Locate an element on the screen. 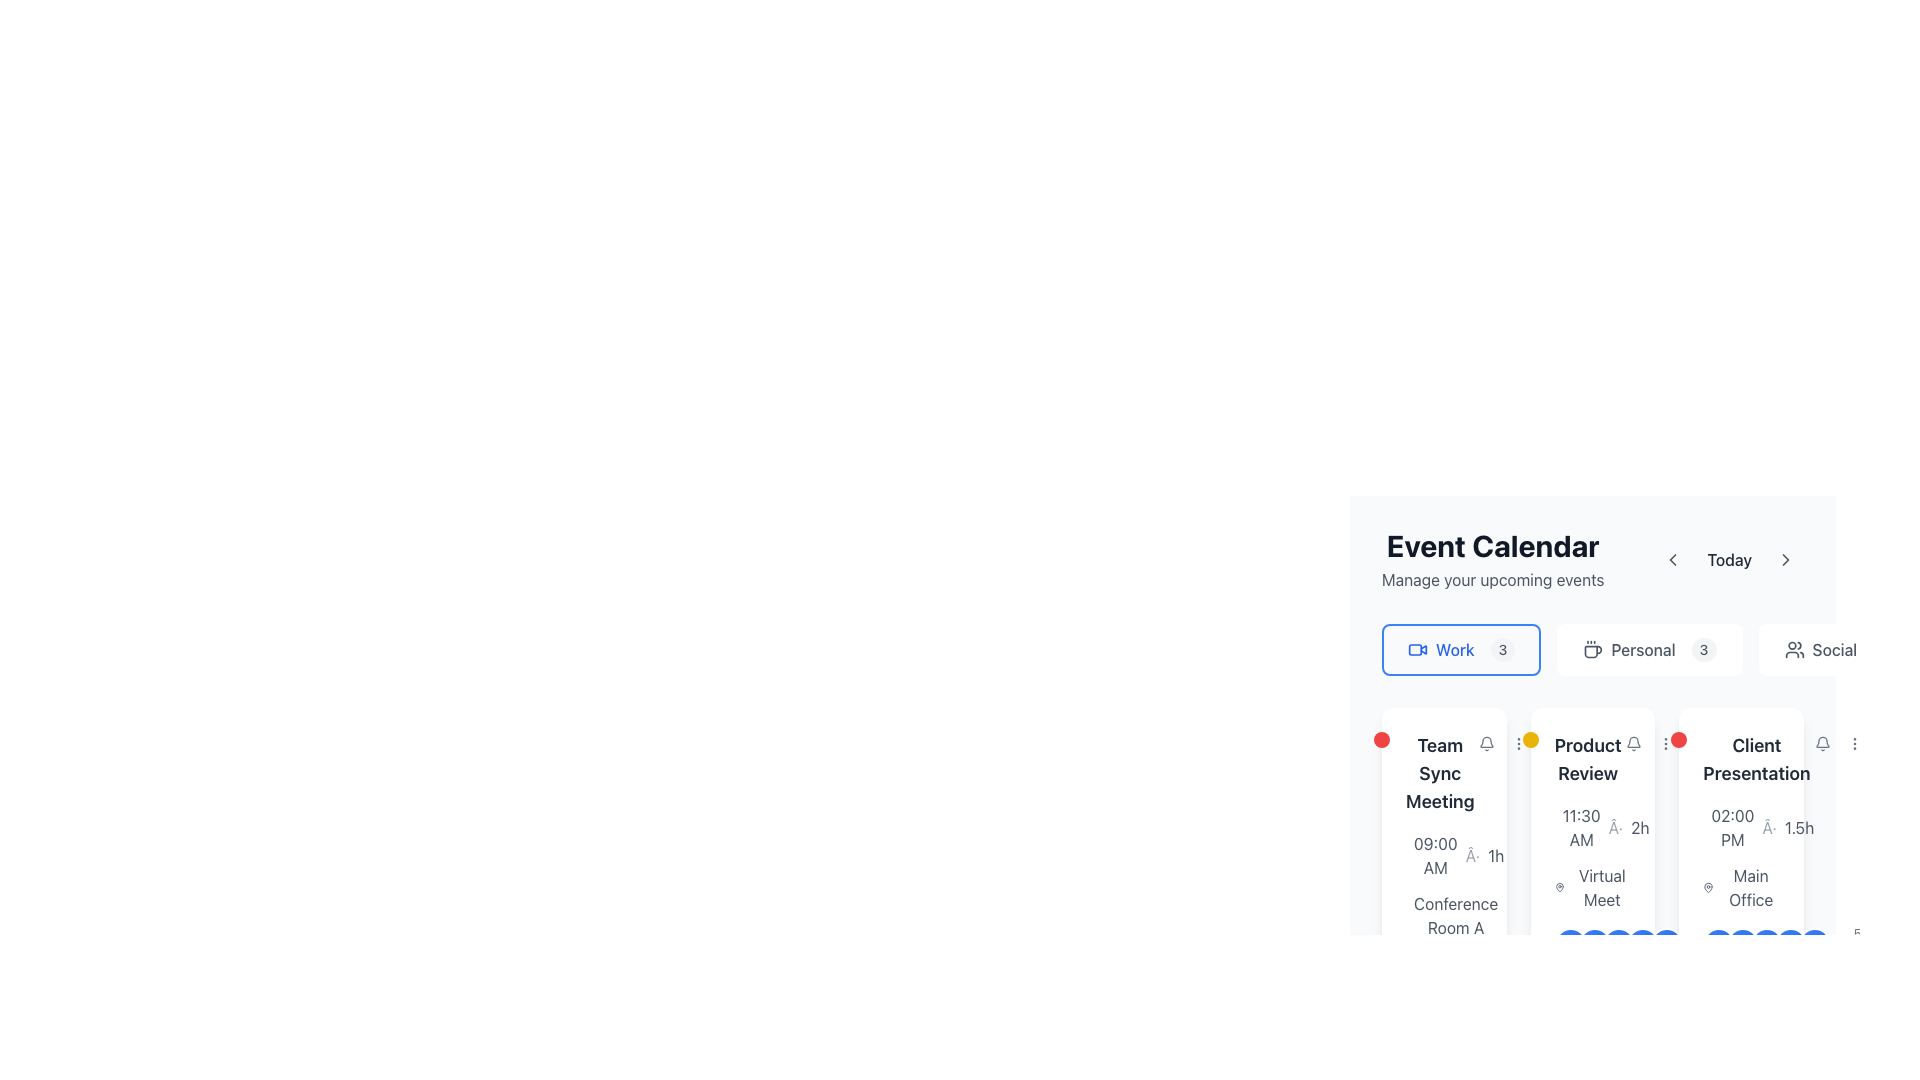 The height and width of the screenshot is (1080, 1920). the small button with three vertically arranged dots, located in the top right corner of the 'Product Review' card in the 'Event Calendar' section, to observe styling changes is located at coordinates (1665, 744).